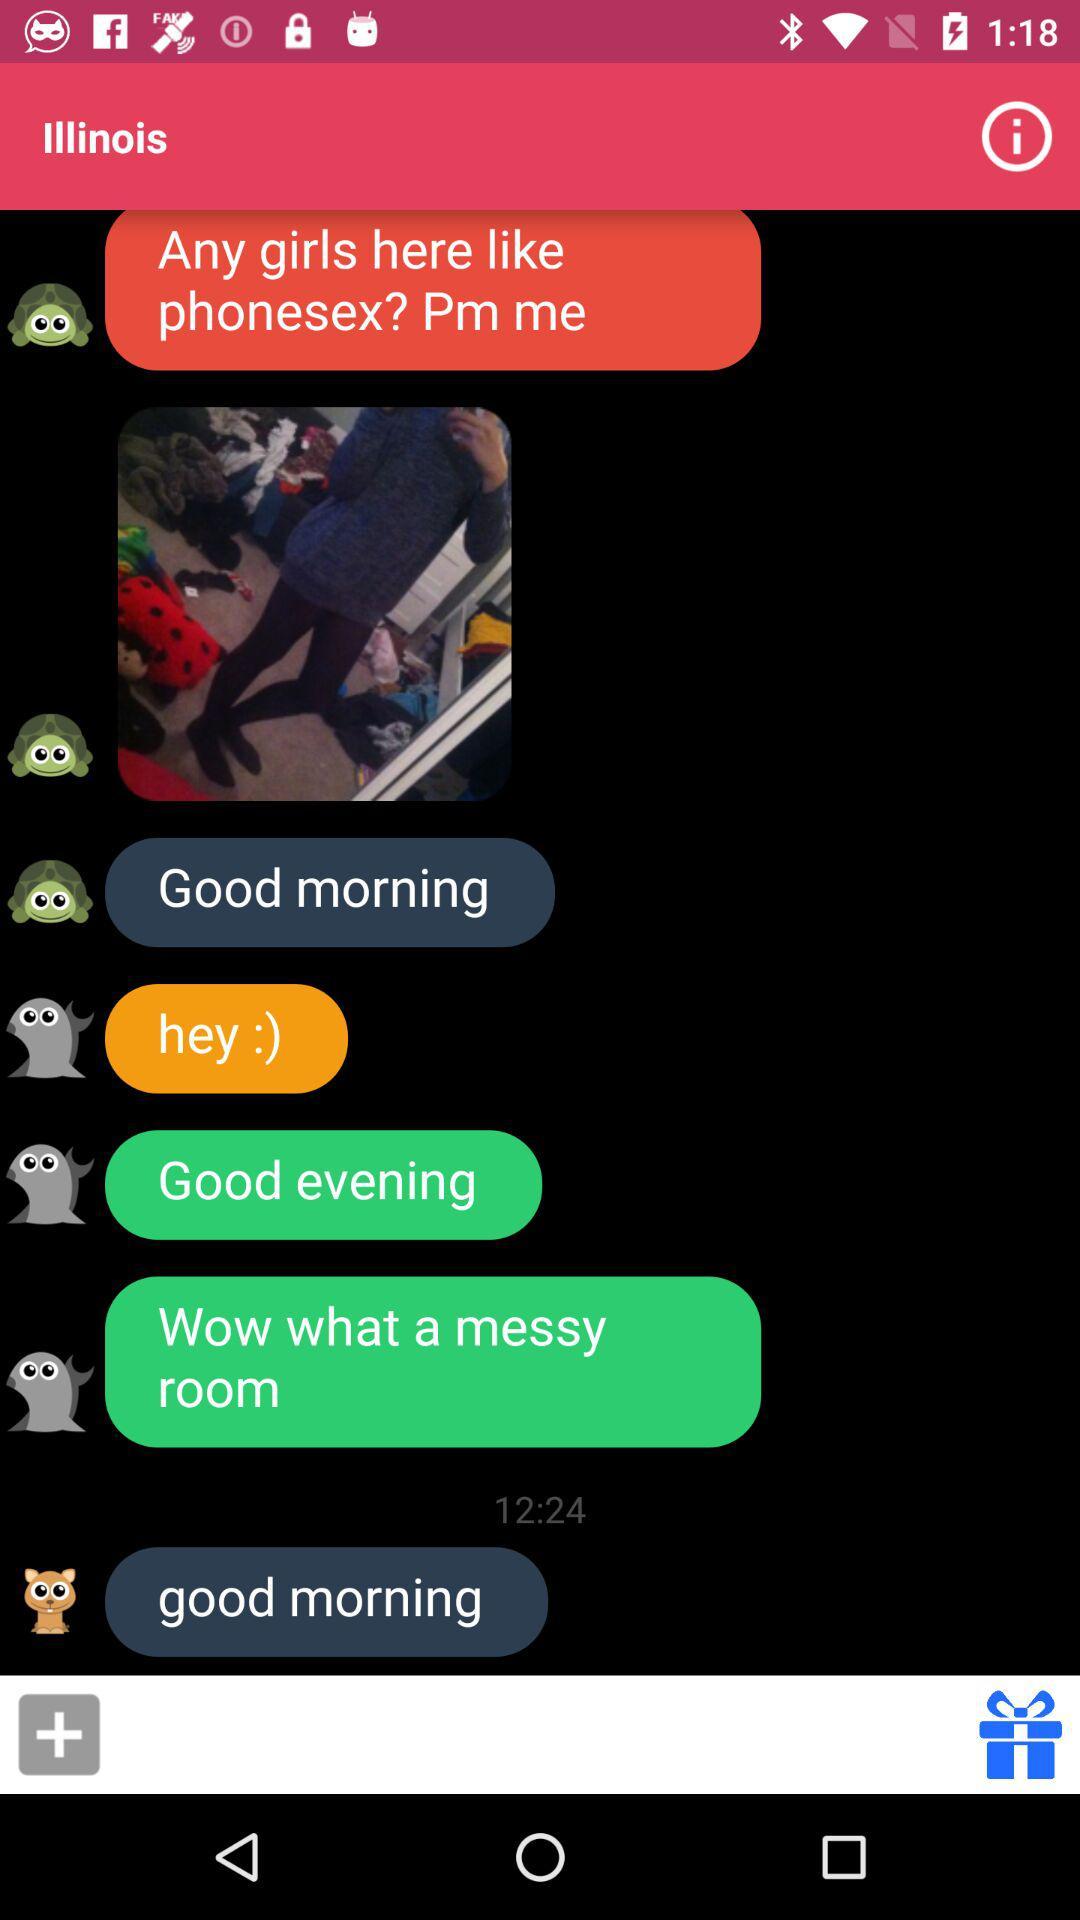  I want to click on user avatar, so click(49, 314).